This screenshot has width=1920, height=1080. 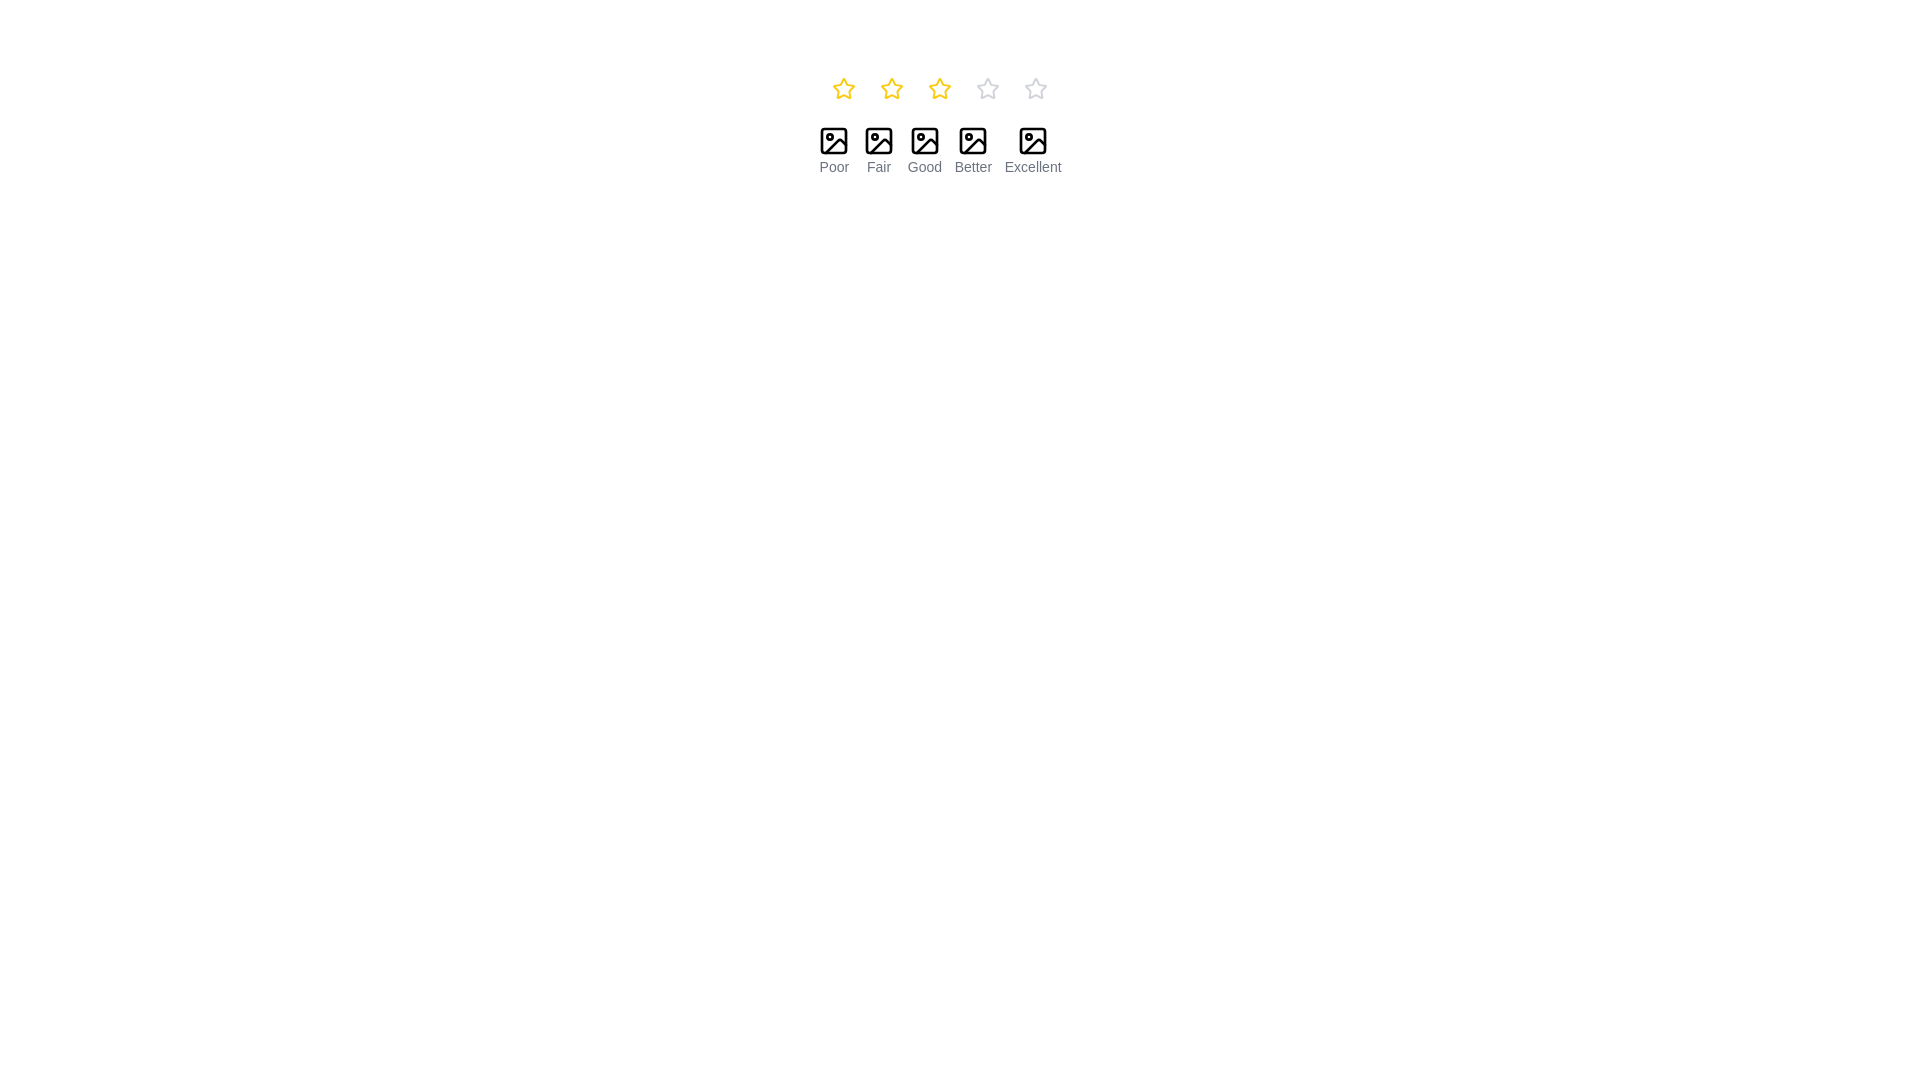 I want to click on the fifth star in the rating system, so click(x=1036, y=87).